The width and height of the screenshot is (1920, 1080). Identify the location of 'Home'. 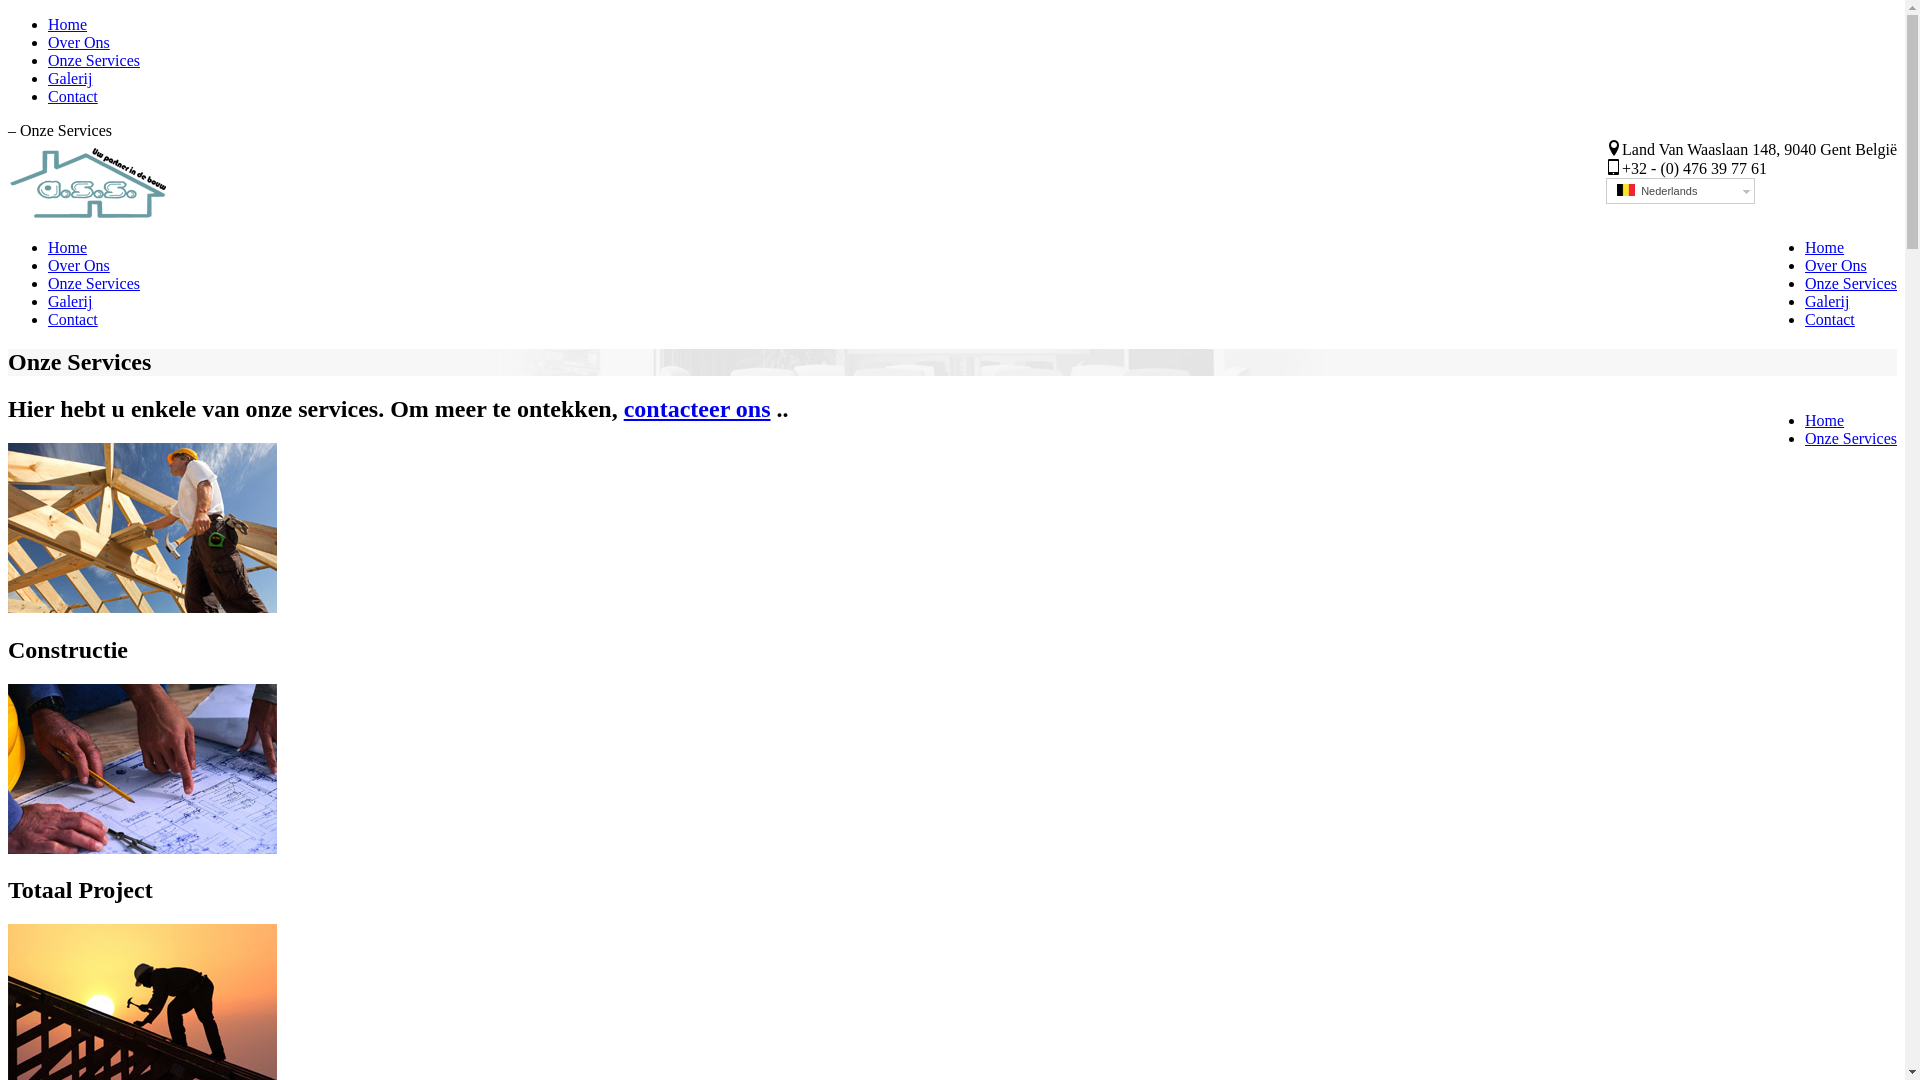
(67, 24).